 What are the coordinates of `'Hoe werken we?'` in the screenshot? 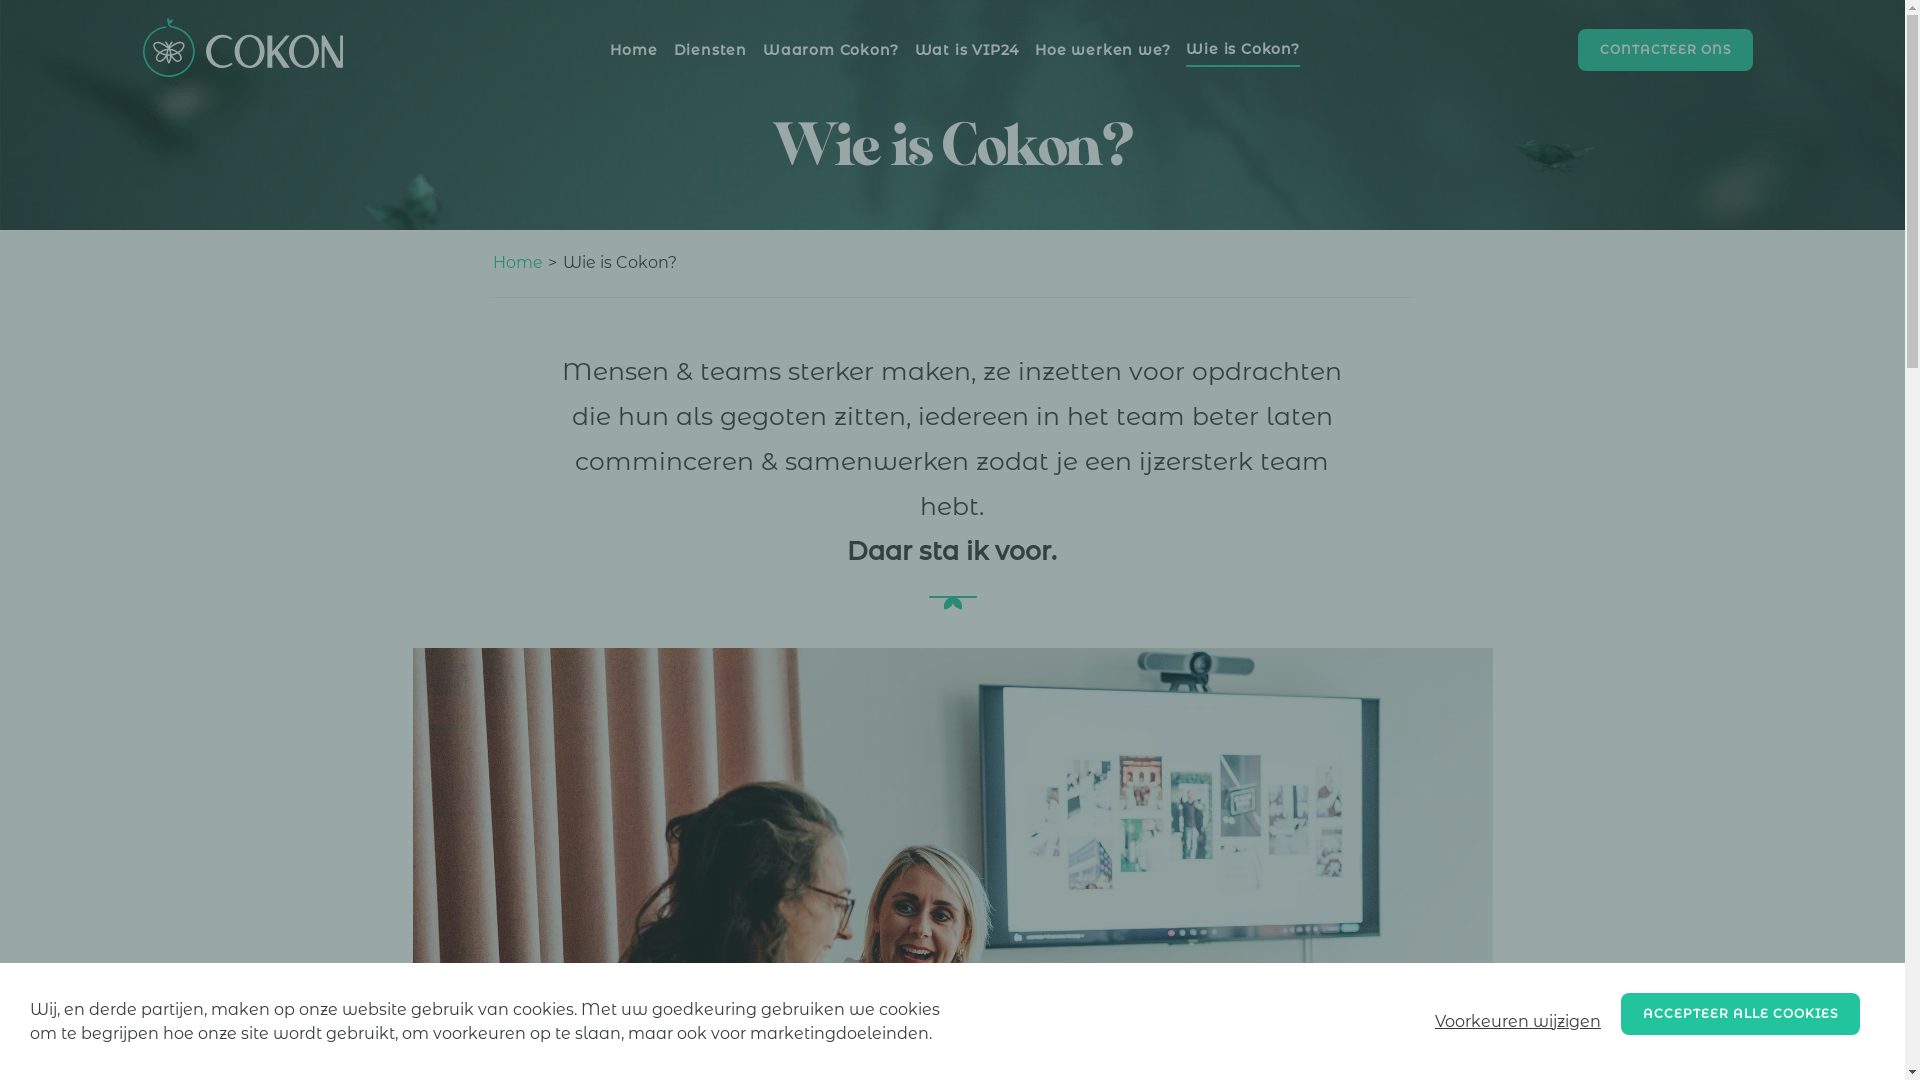 It's located at (1101, 48).